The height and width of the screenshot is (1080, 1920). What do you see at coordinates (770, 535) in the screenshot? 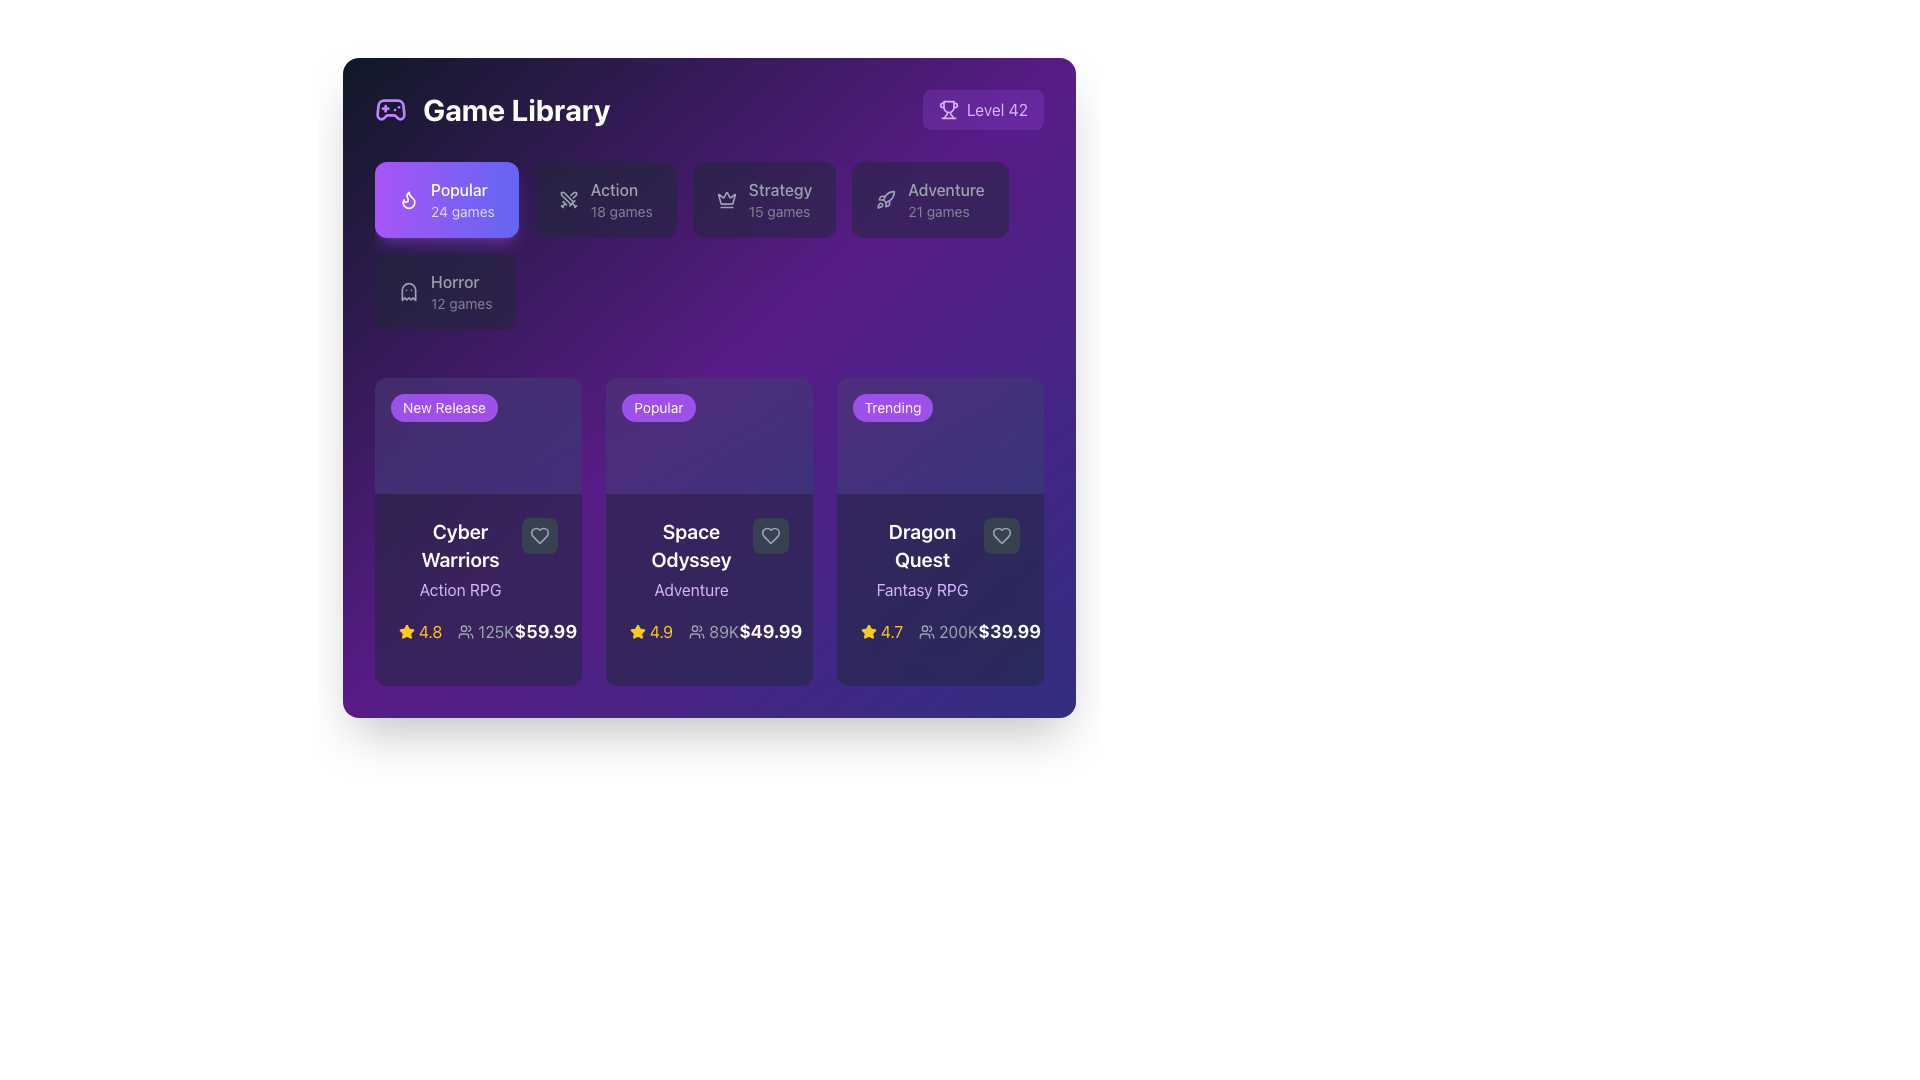
I see `the heart-shaped icon used for favoriting content in the upper-right corner of the 'Space Odyssey' card to trigger a tooltip or visual feedback` at bounding box center [770, 535].